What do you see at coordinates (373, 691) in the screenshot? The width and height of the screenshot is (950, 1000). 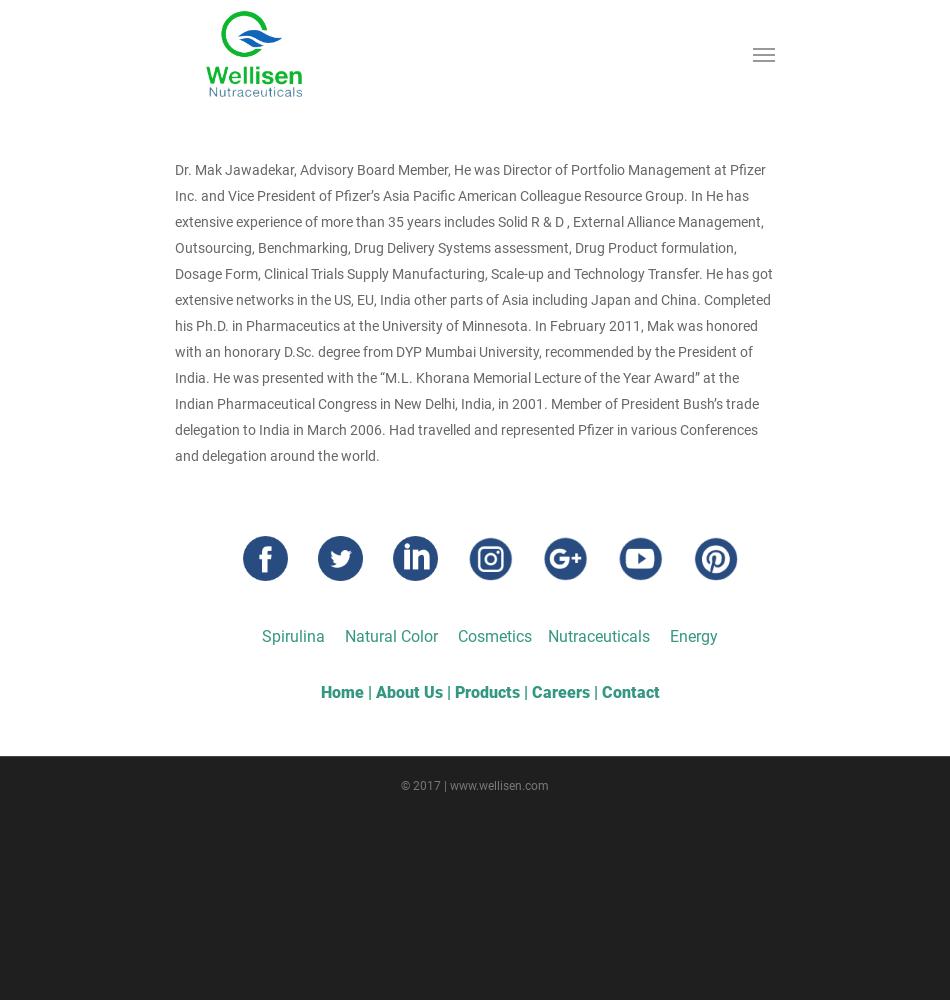 I see `'About Us'` at bounding box center [373, 691].